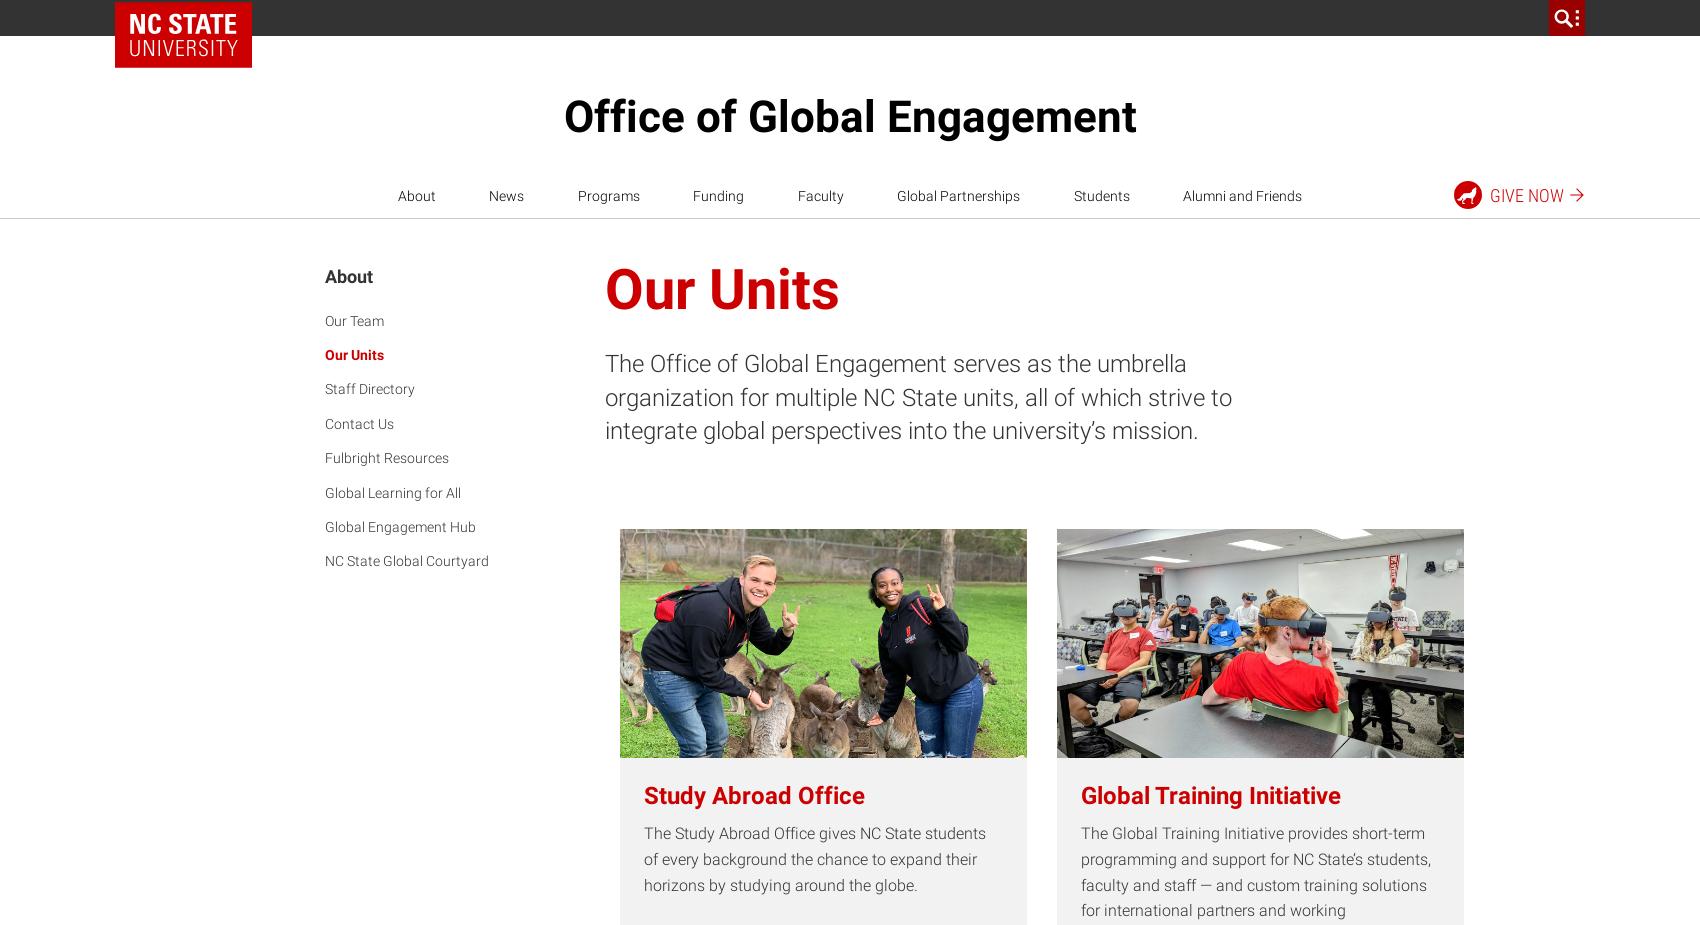  I want to click on 'Our Team', so click(353, 318).